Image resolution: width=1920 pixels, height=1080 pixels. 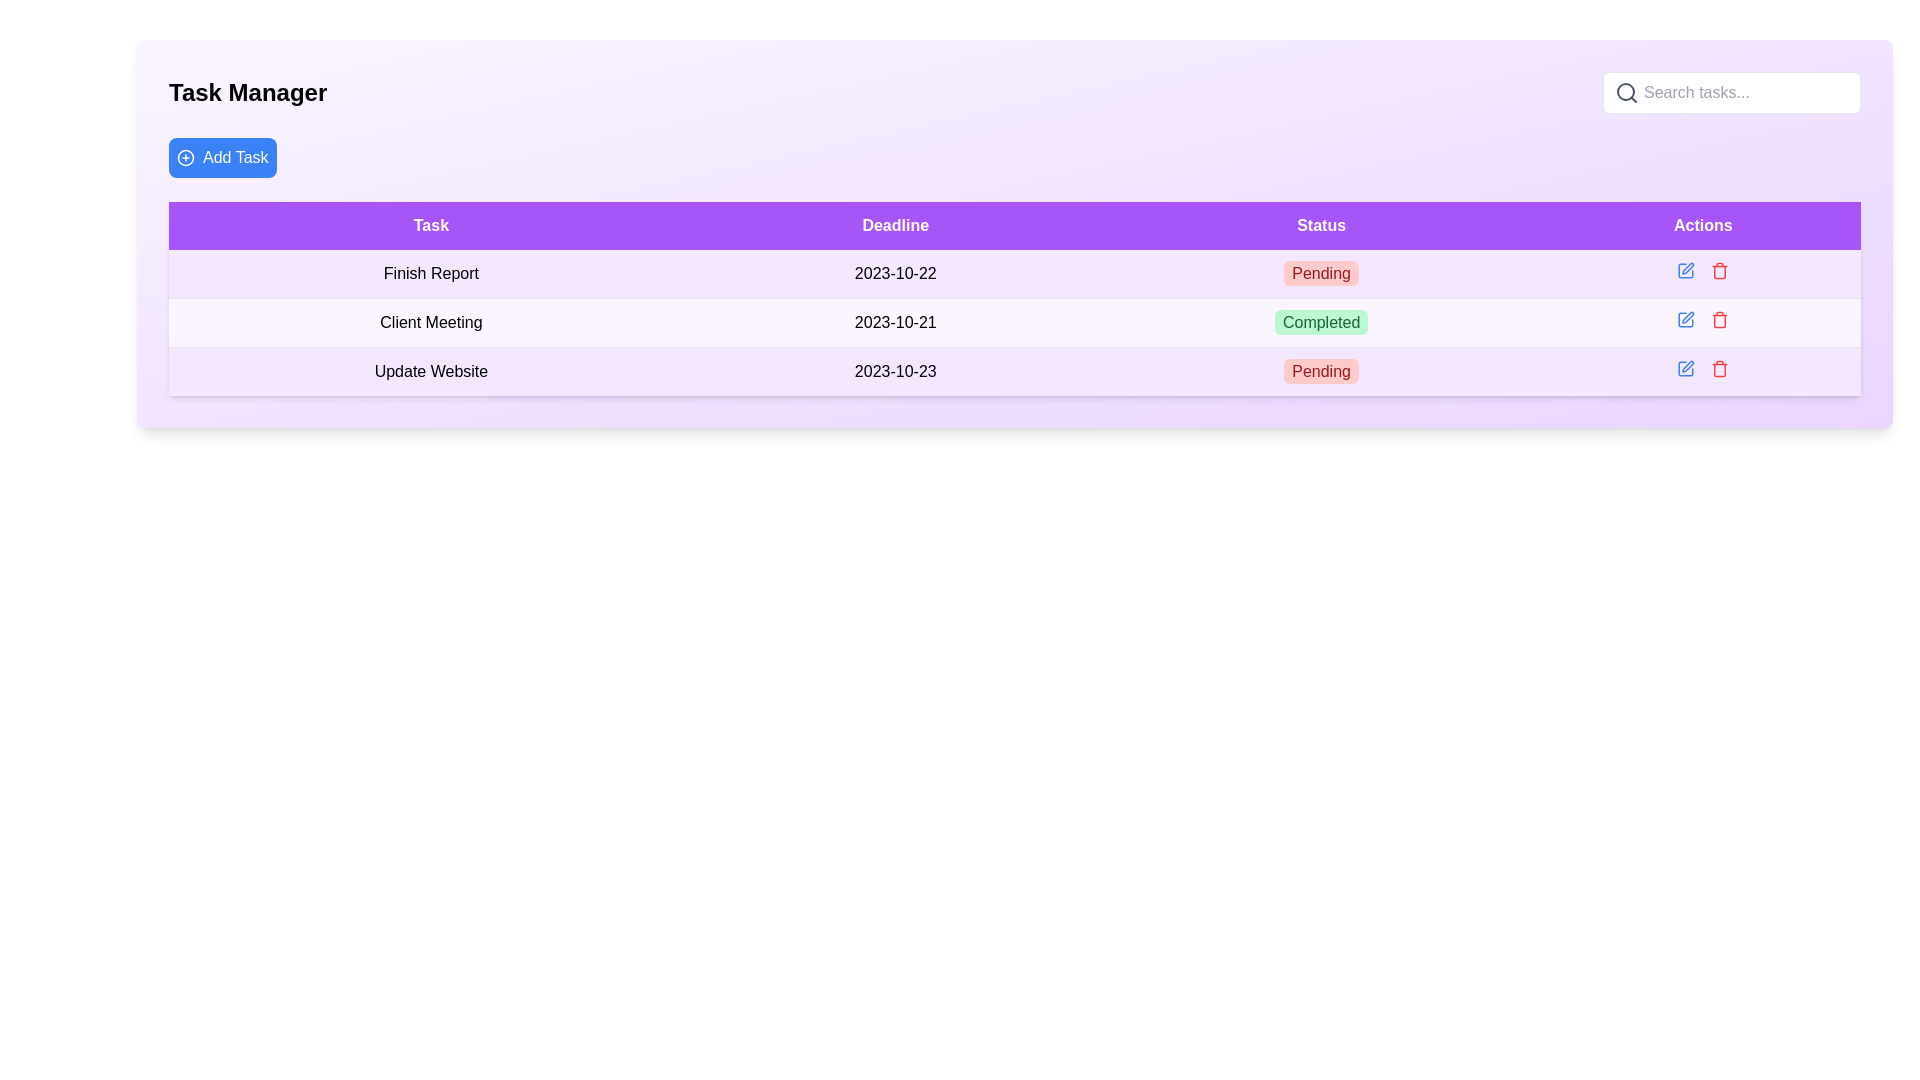 What do you see at coordinates (1719, 319) in the screenshot?
I see `the delete button for the 'Client Meeting' task located in the 'Actions' column of the second row` at bounding box center [1719, 319].